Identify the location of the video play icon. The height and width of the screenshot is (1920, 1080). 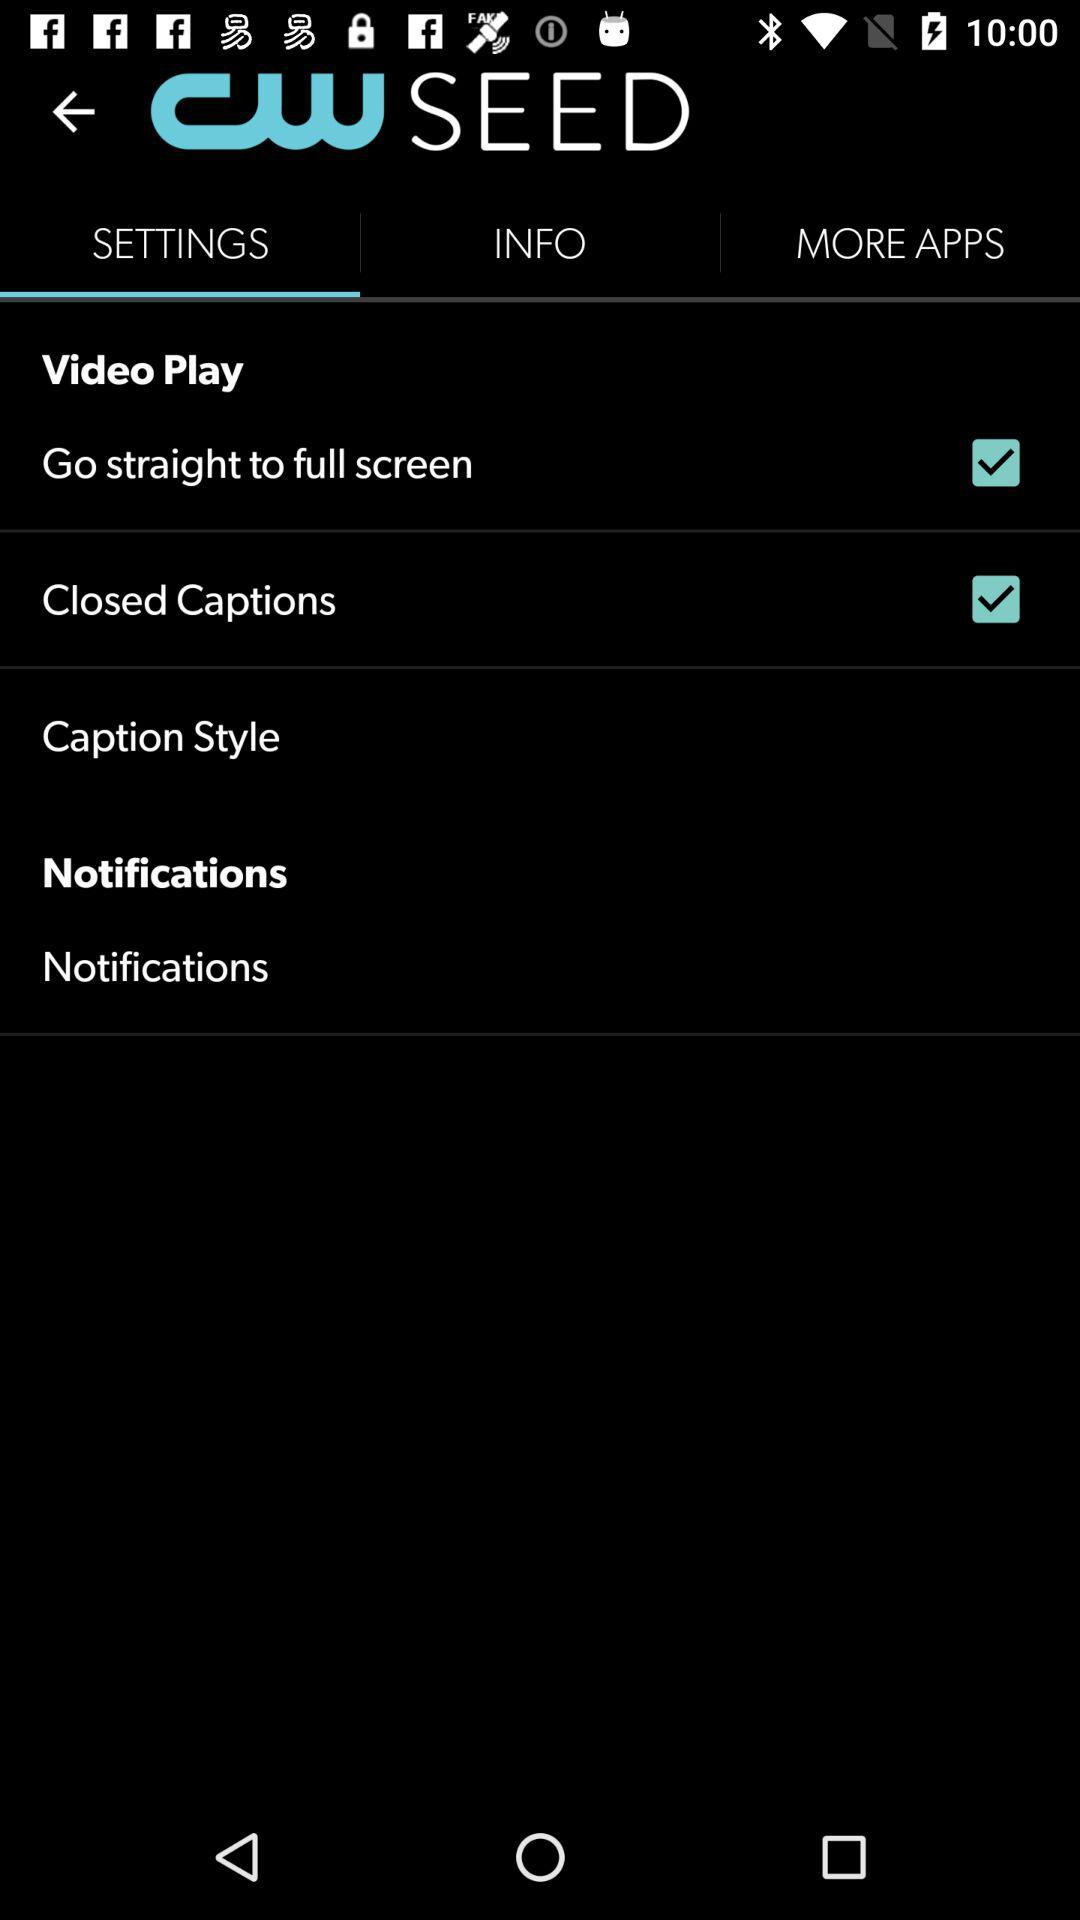
(540, 347).